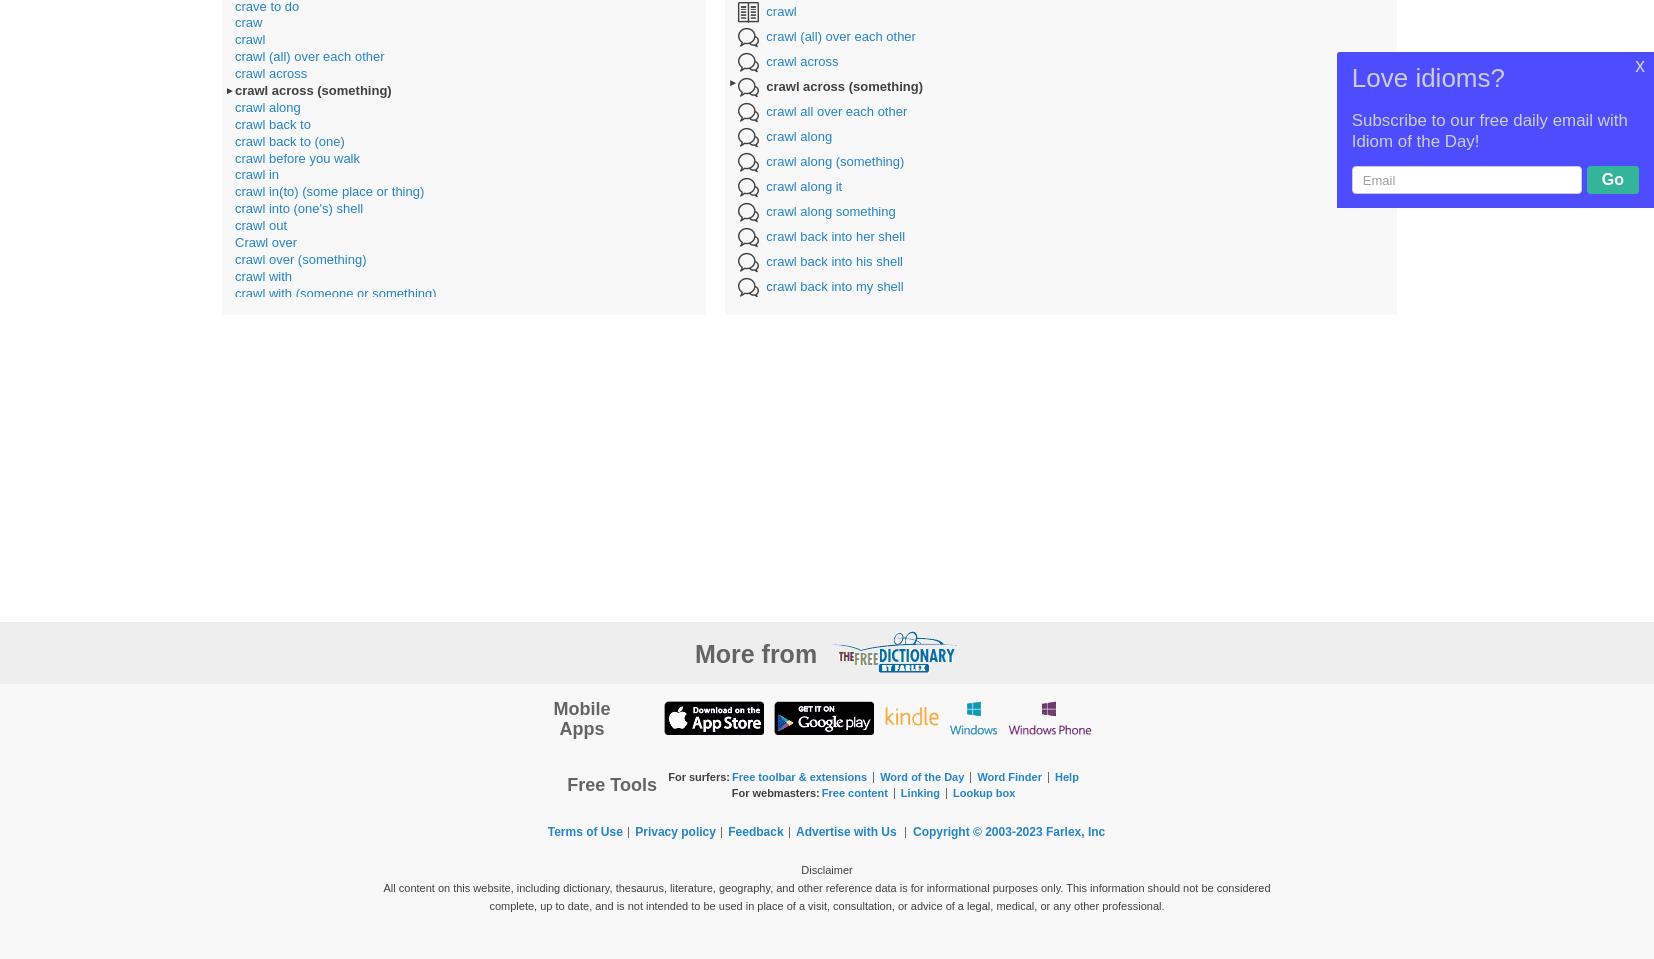  What do you see at coordinates (826, 895) in the screenshot?
I see `'All content on this website, including dictionary, thesaurus, literature, geography, and other reference data is for informational purposes only. This information should not be considered complete, up to date, and is not intended to be used in place of a visit, consultation, or advice of a legal, medical, or any other professional.'` at bounding box center [826, 895].